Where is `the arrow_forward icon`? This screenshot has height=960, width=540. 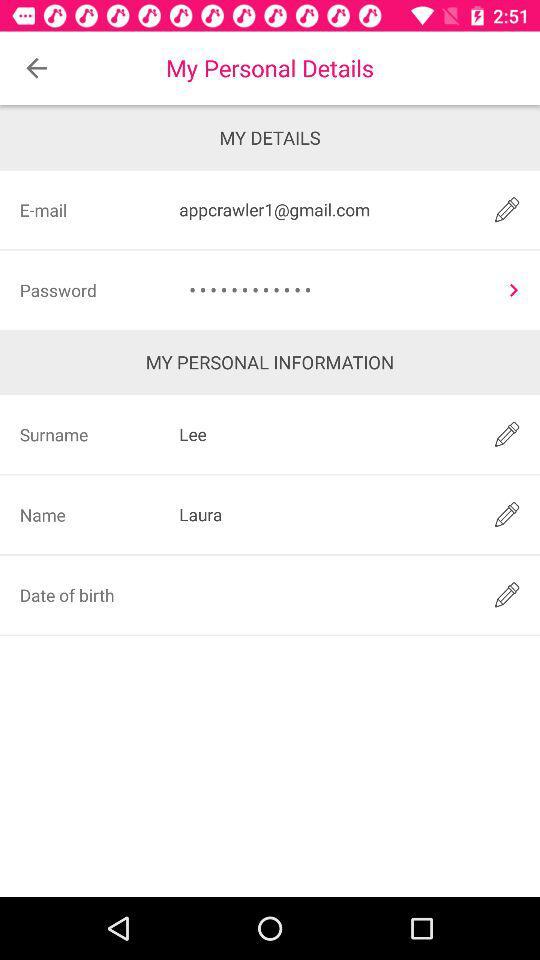 the arrow_forward icon is located at coordinates (513, 289).